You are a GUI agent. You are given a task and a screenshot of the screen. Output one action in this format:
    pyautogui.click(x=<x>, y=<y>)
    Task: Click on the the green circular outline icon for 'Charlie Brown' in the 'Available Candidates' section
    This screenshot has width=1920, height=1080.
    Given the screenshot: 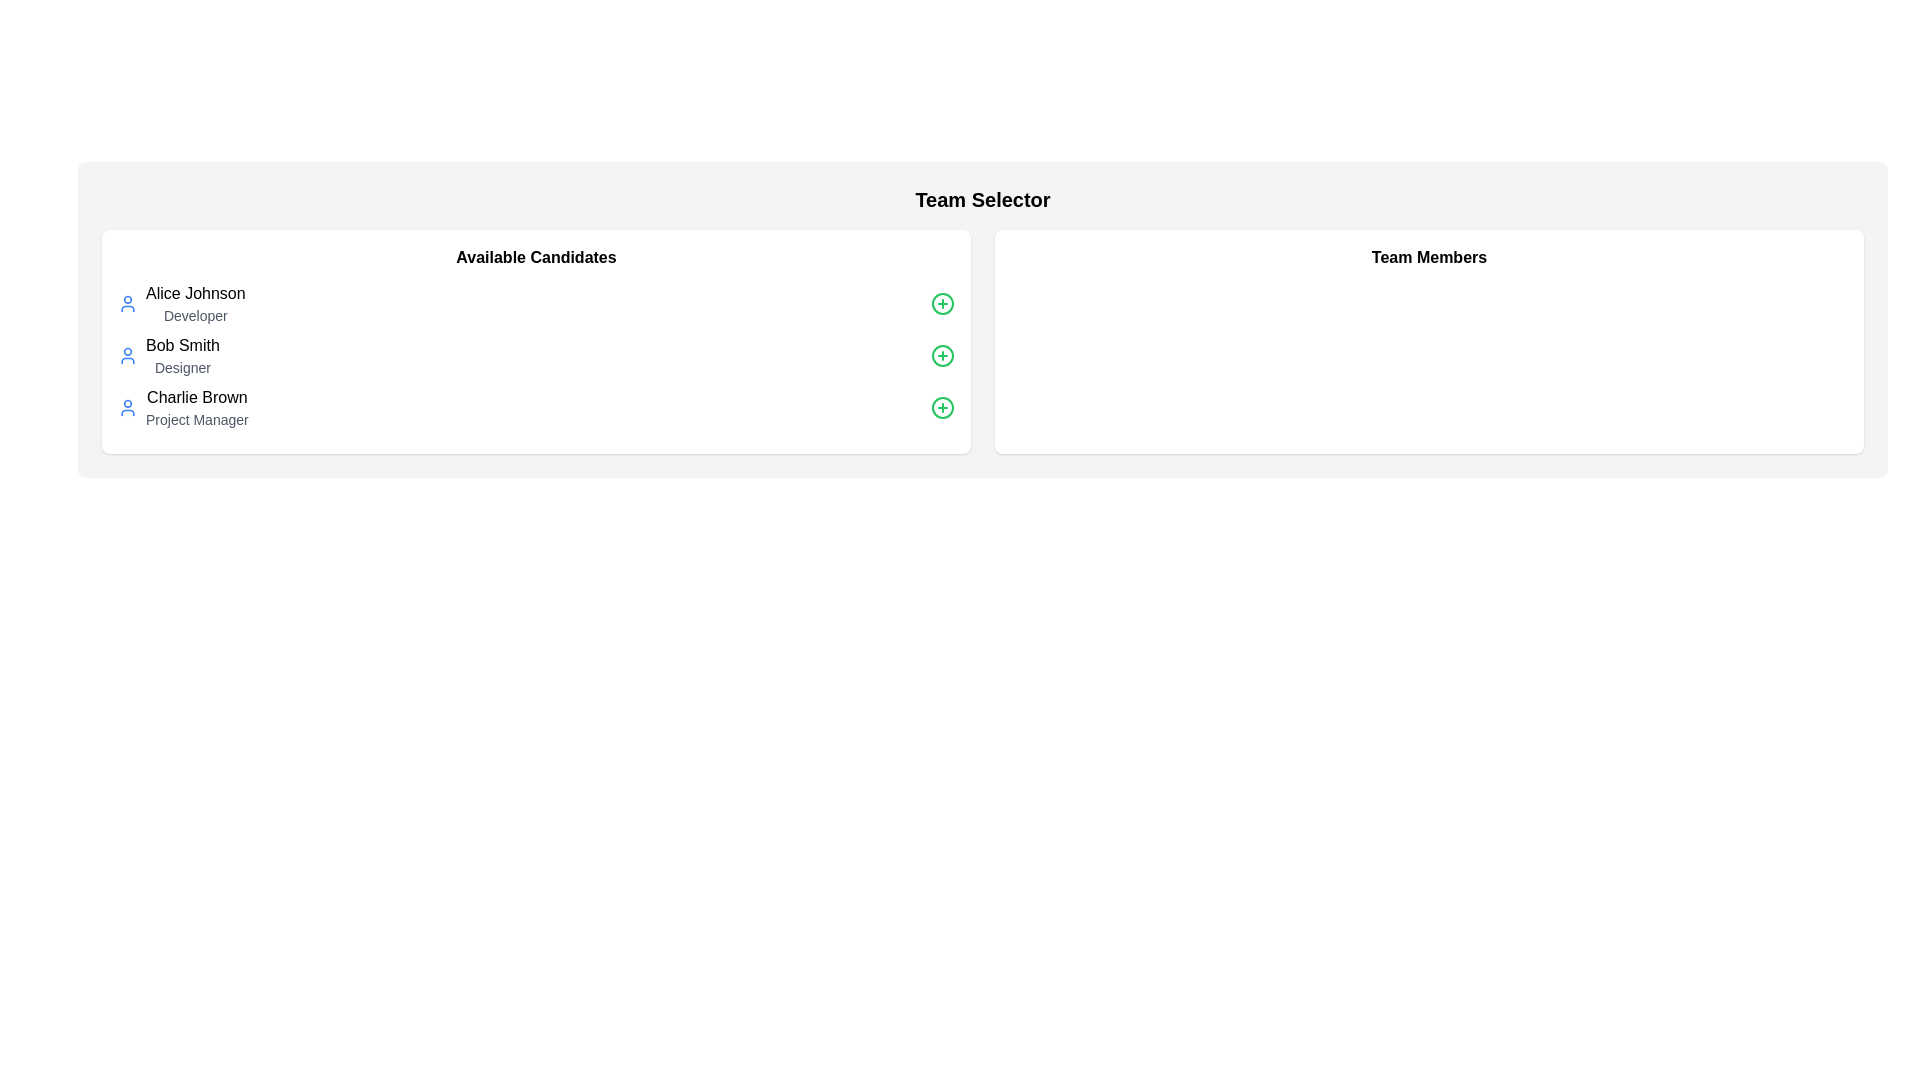 What is the action you would take?
    pyautogui.click(x=941, y=407)
    